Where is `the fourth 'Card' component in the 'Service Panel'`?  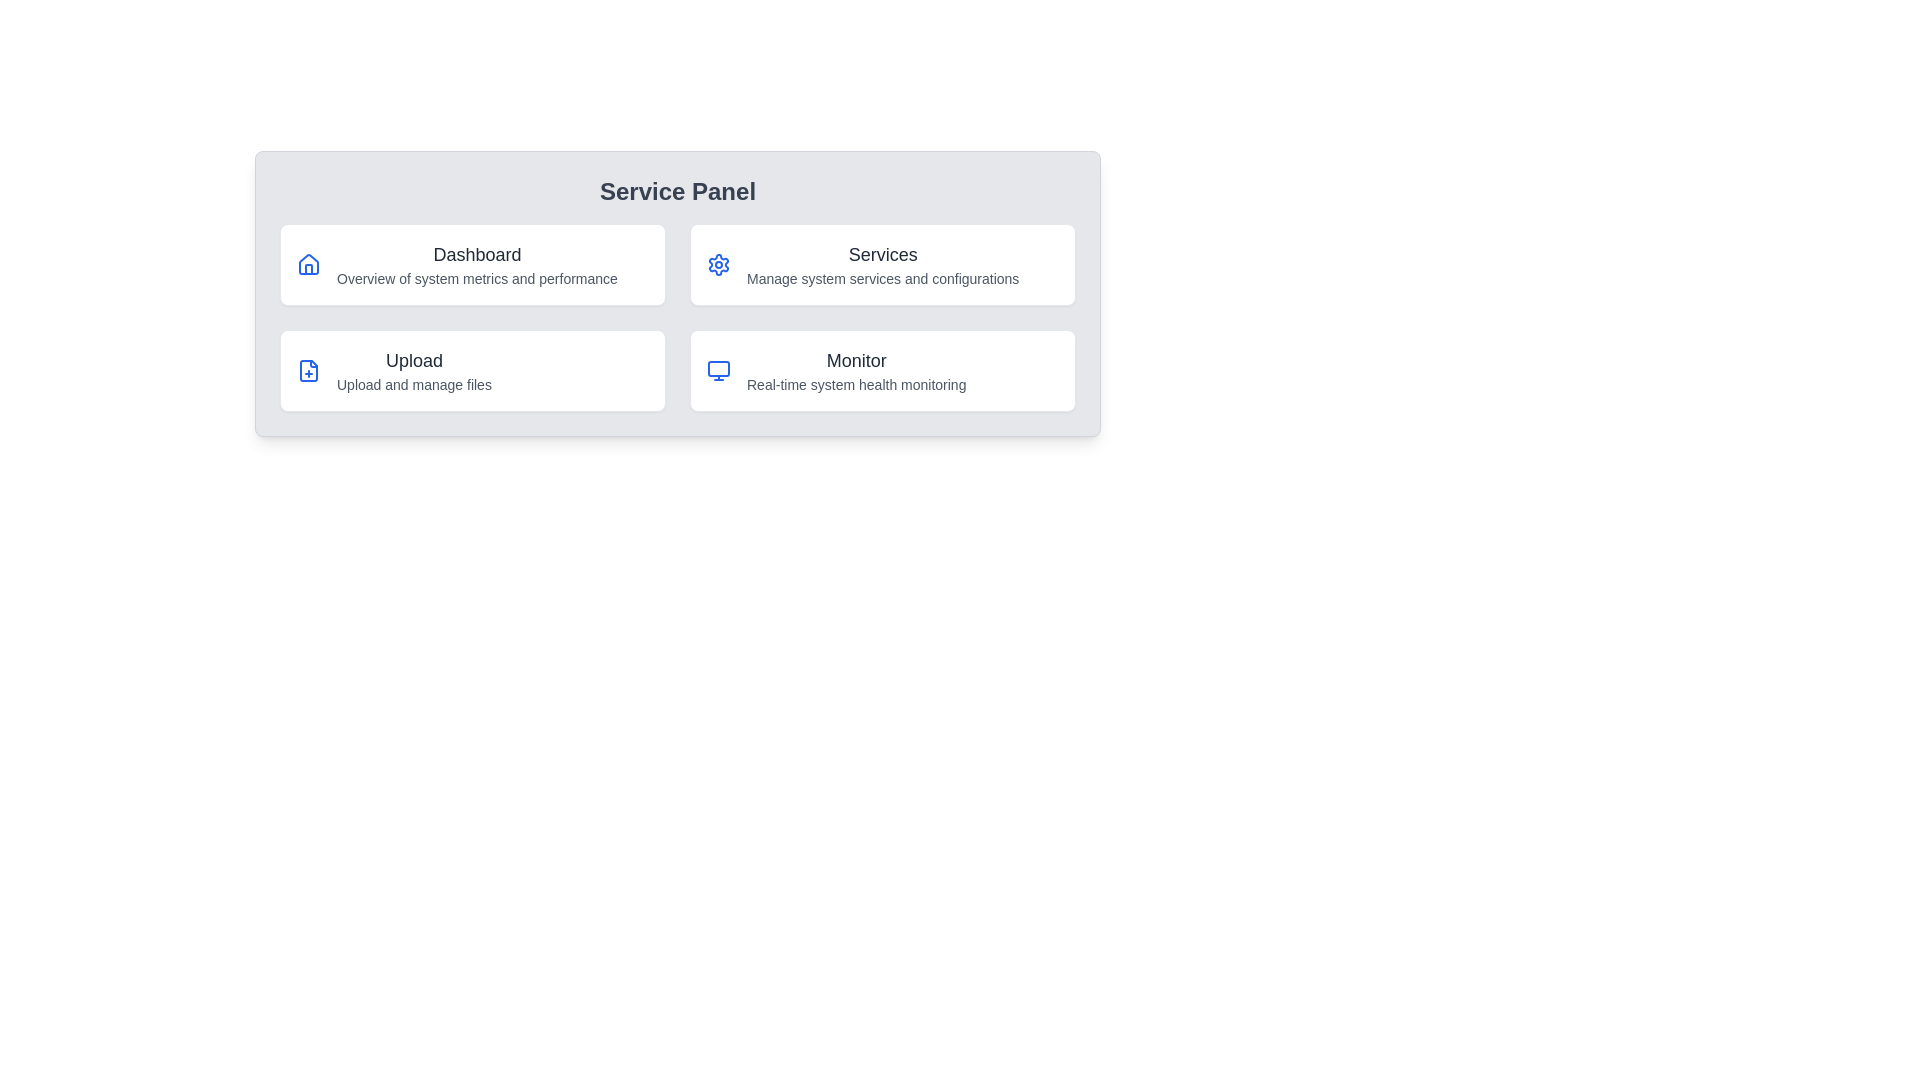
the fourth 'Card' component in the 'Service Panel' is located at coordinates (882, 370).